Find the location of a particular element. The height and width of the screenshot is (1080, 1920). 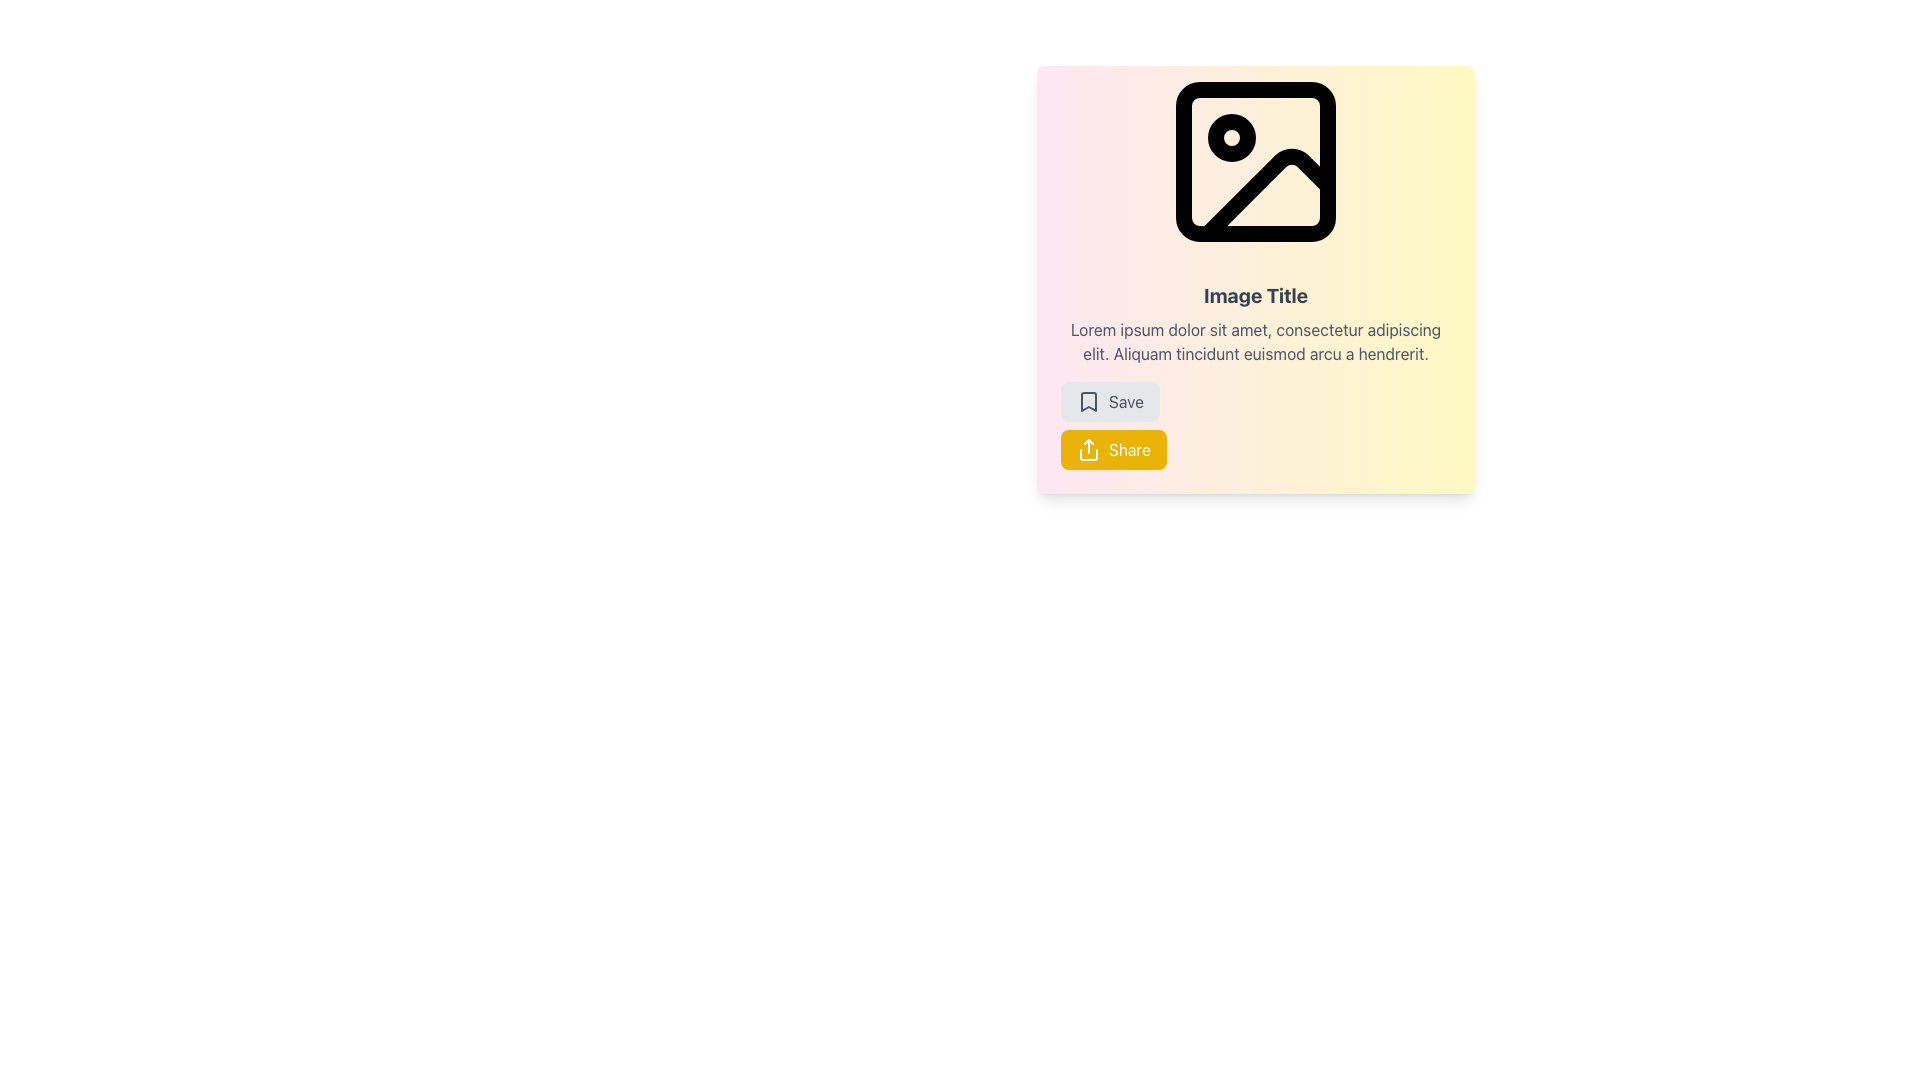

the 'Share' button icon located in the bottom-right corner of the card layout is located at coordinates (1088, 450).